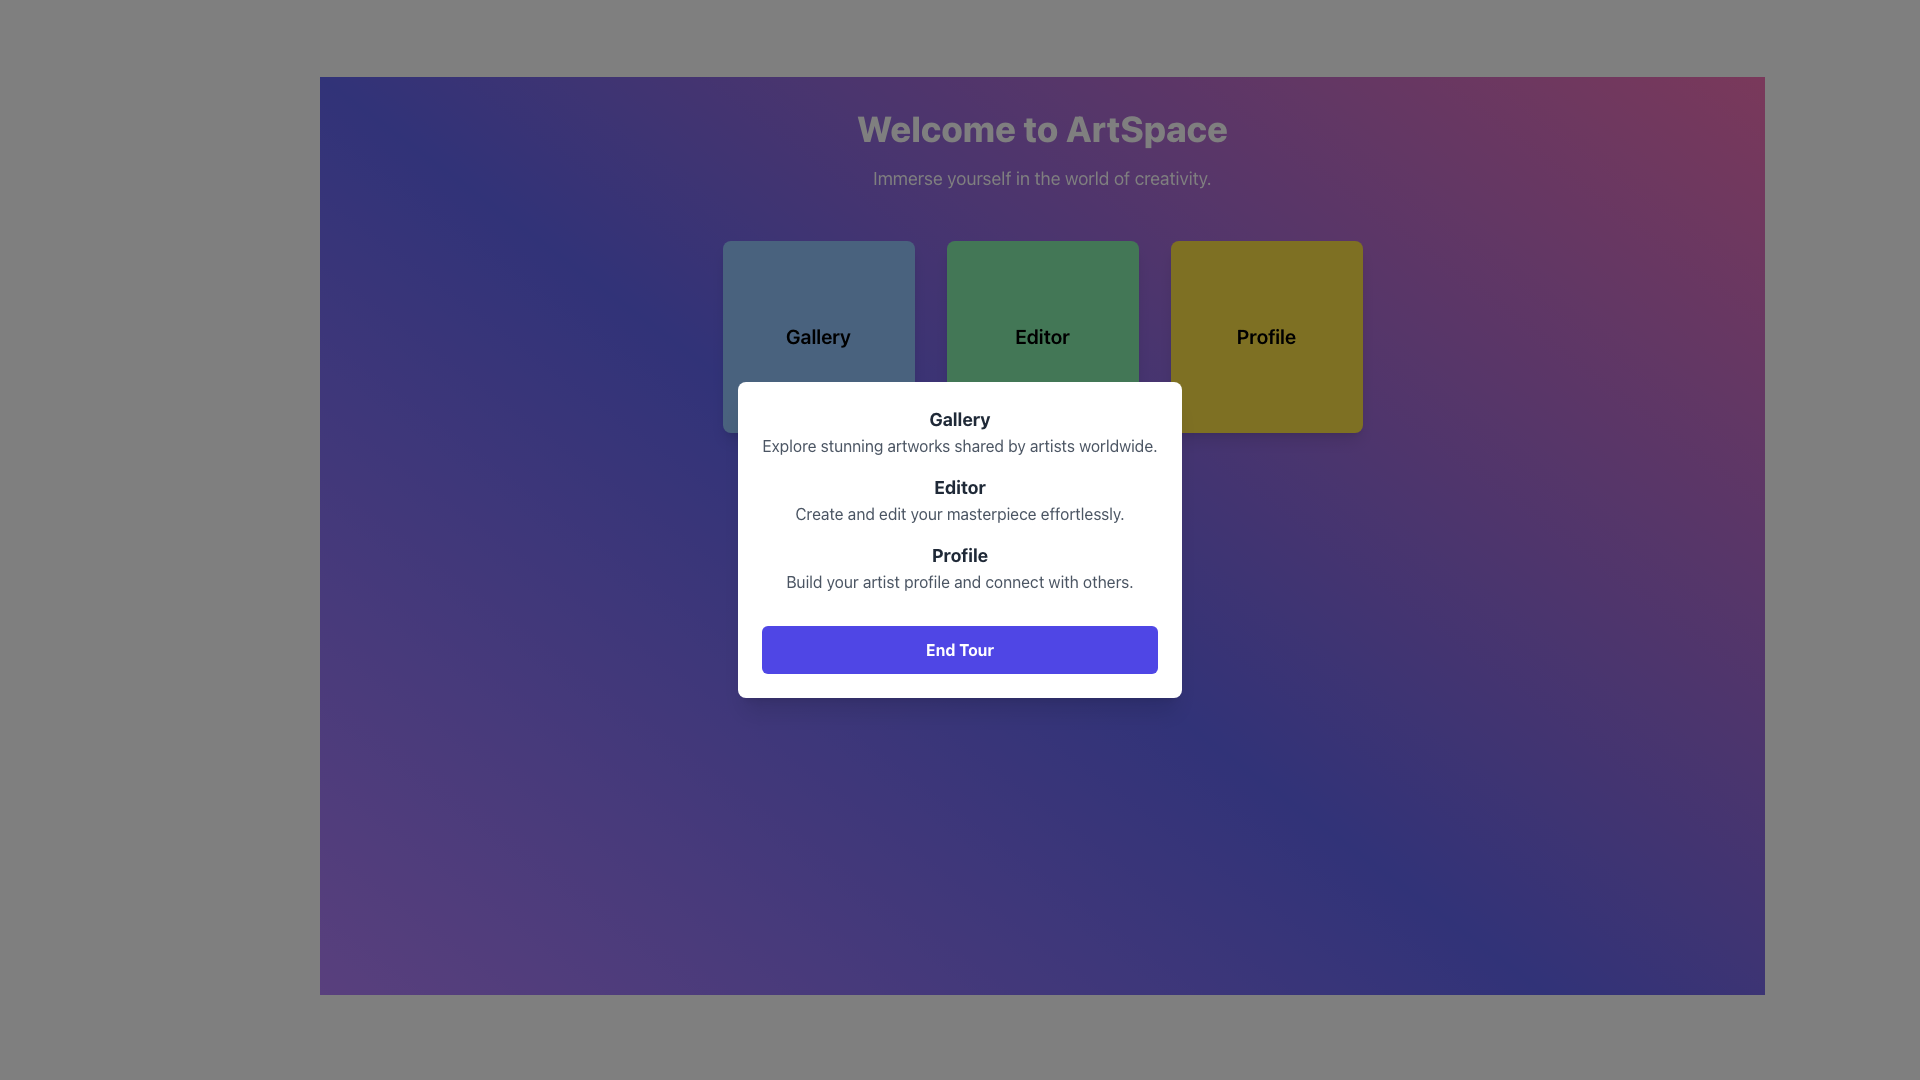 The image size is (1920, 1080). I want to click on the 'Editor' button, which is the second button in a row of three horizontally-aligned buttons, so click(1041, 335).